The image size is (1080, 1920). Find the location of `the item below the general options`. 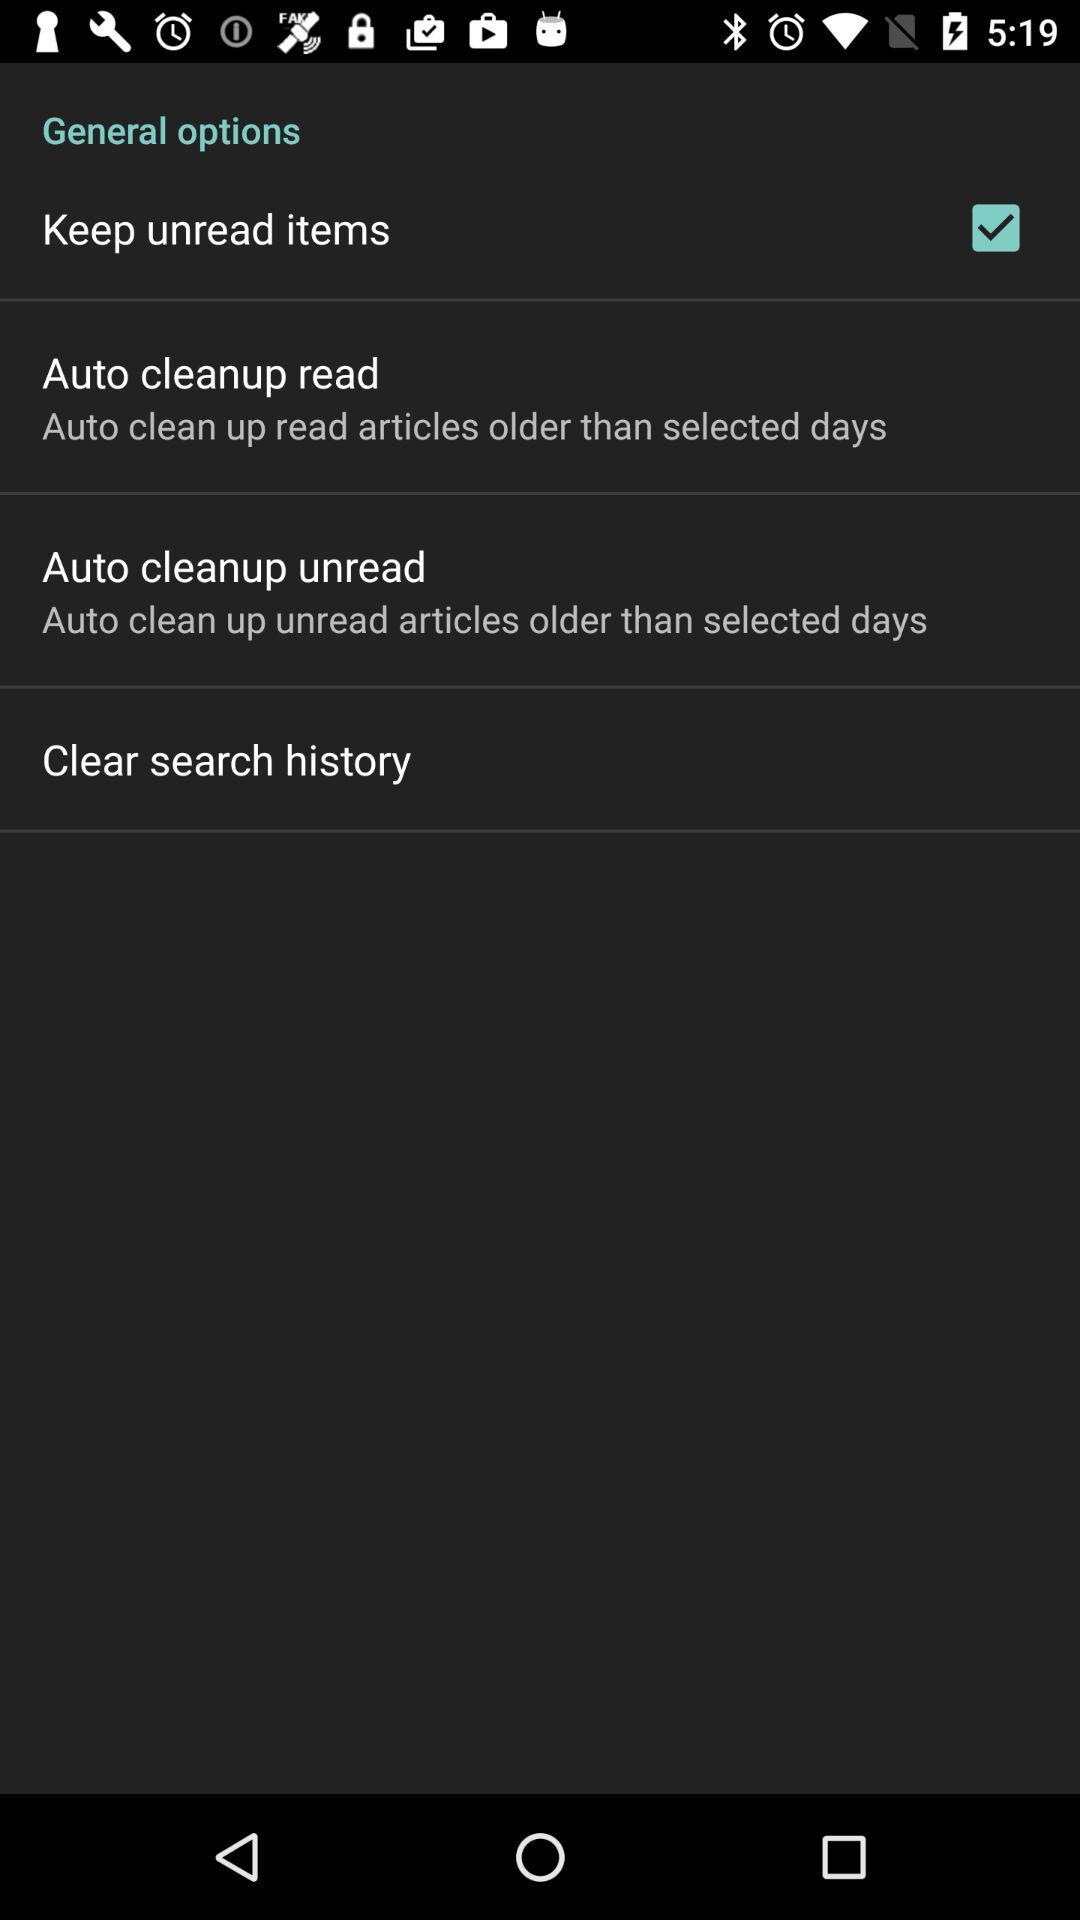

the item below the general options is located at coordinates (216, 228).